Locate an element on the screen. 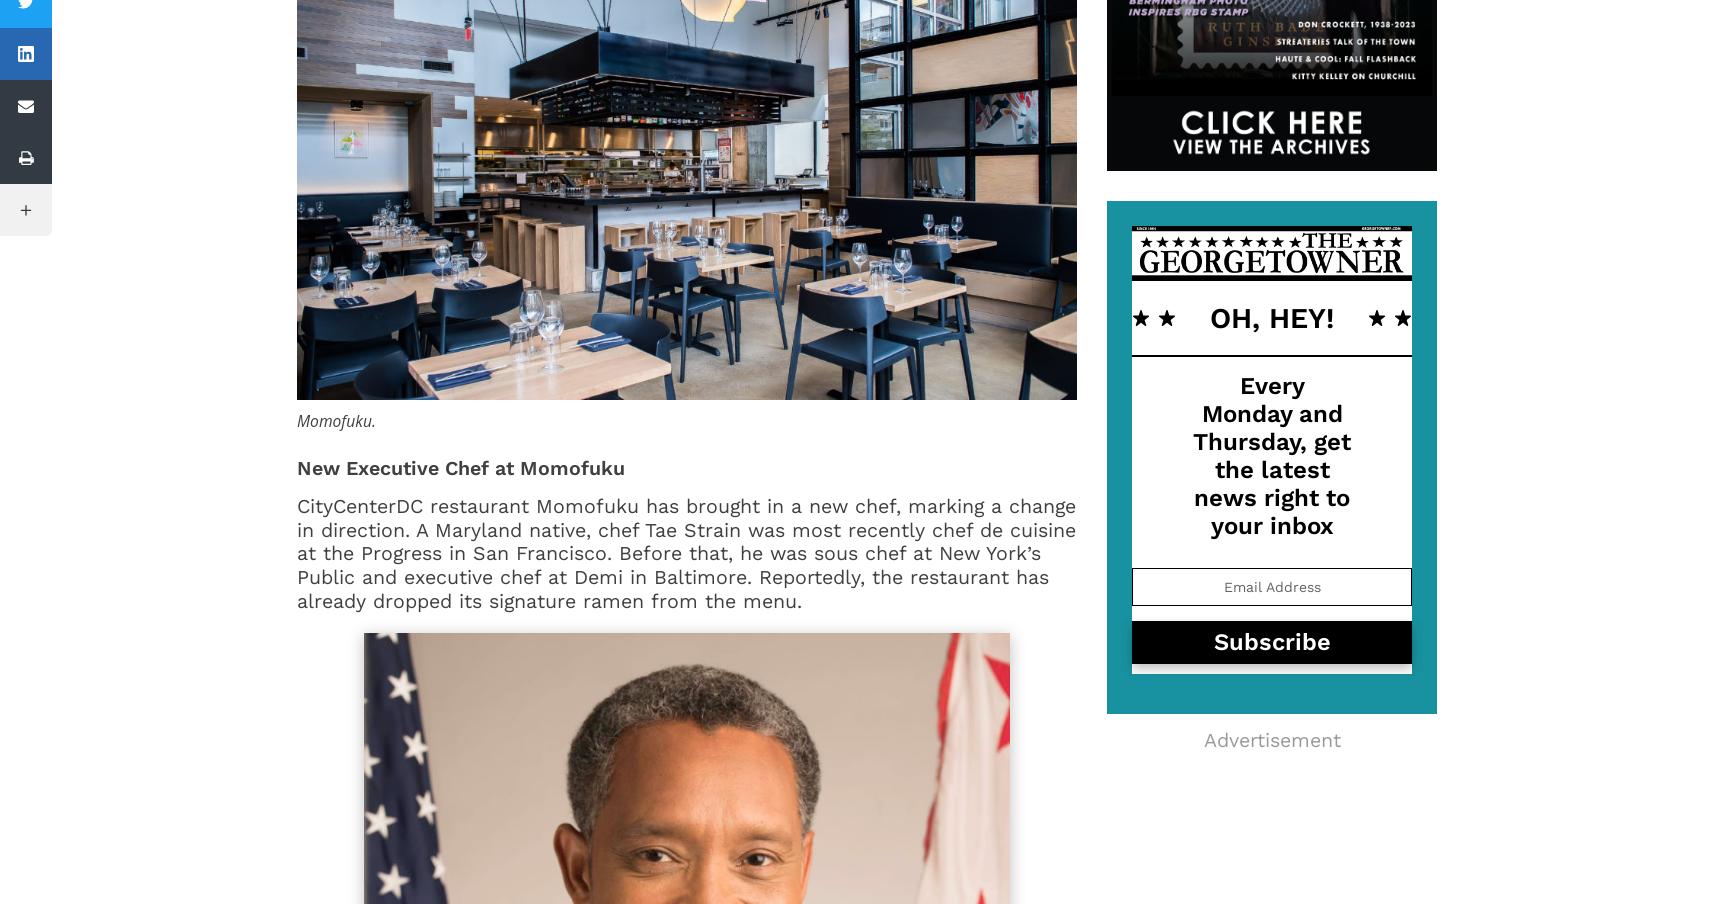 This screenshot has width=1734, height=904. 'CityCenterDC restaurant Momofuku has brought in a new chef, marking a change in direction. A Maryland native, chef Tae Strain was most recently chef de cuisine at the Progress in San Francisco. Before that, he was sous chef at New York’s Public and executive chef at Demi in Baltimore. Reportedly, the restaurant has already dropped its signature ramen from the menu.' is located at coordinates (685, 553).